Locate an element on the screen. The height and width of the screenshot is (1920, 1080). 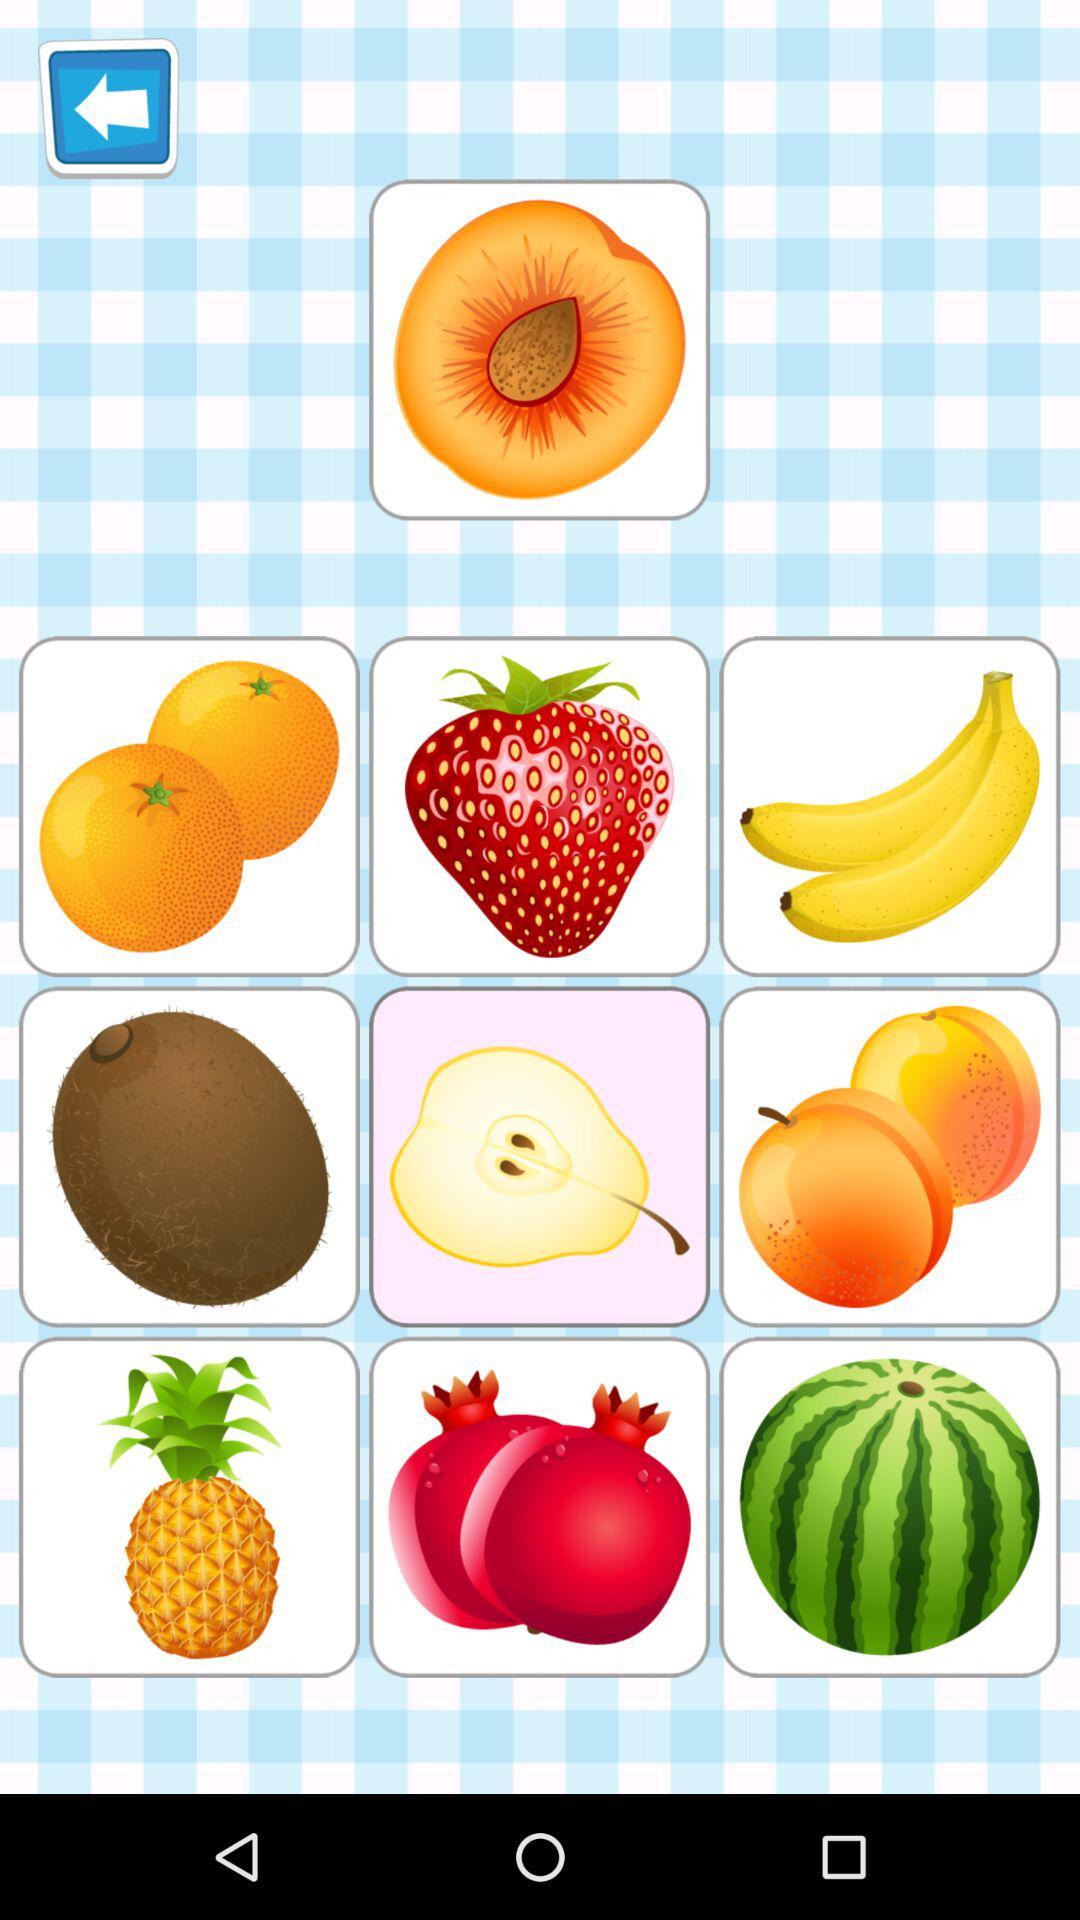
peach is located at coordinates (538, 349).